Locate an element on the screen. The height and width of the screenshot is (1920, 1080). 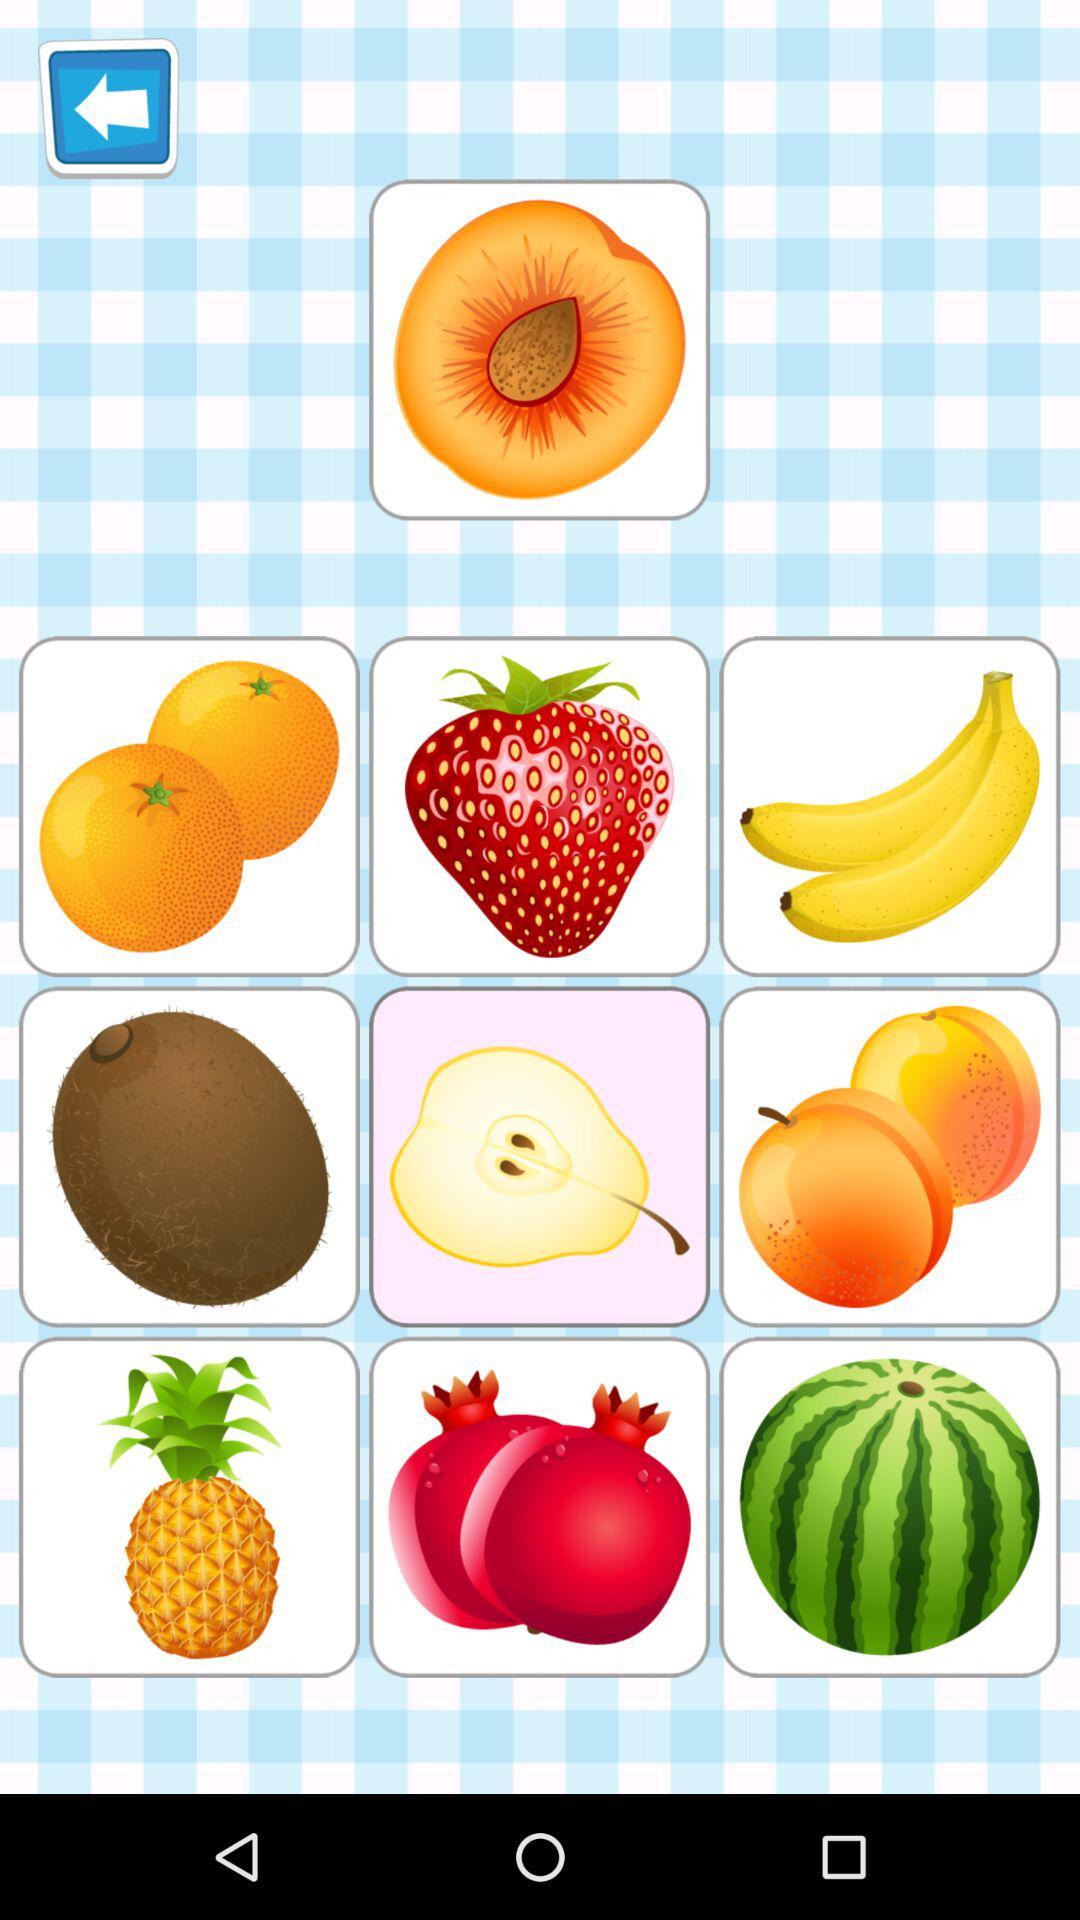
peach is located at coordinates (538, 349).